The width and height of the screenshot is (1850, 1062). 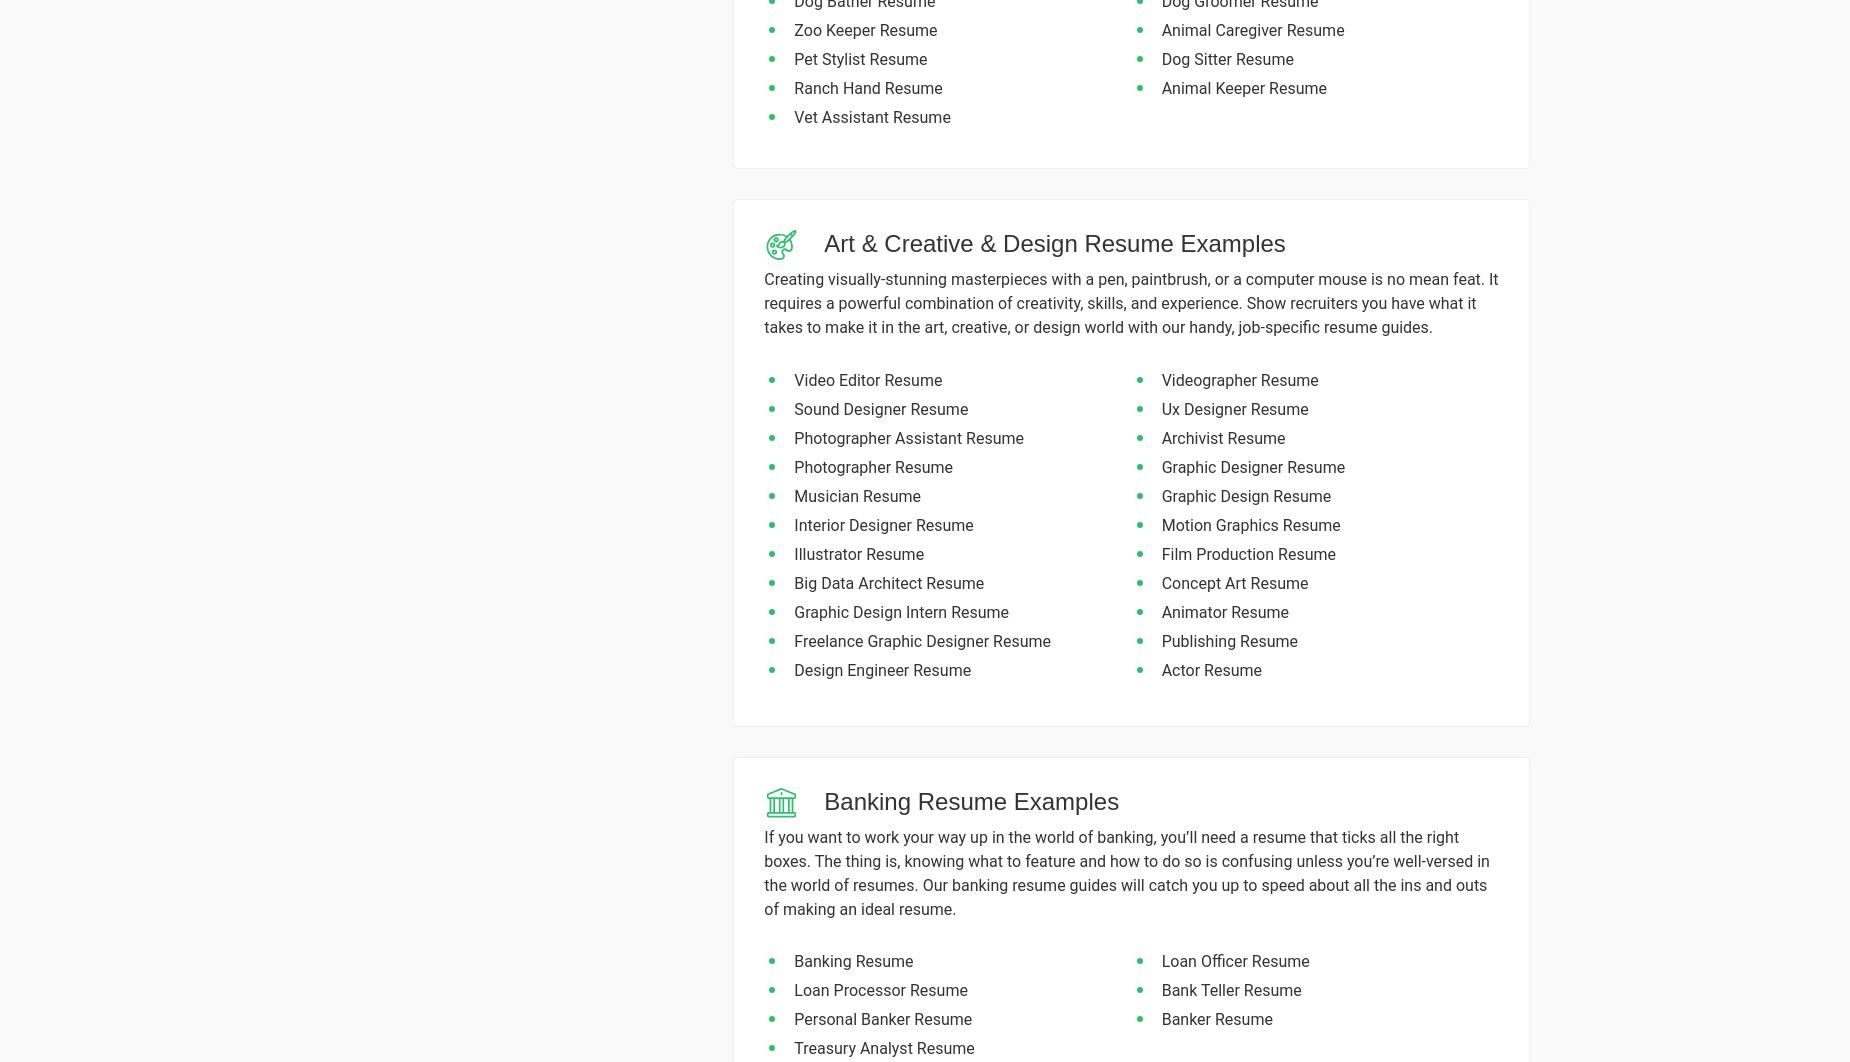 I want to click on 'Actor Resume', so click(x=1210, y=669).